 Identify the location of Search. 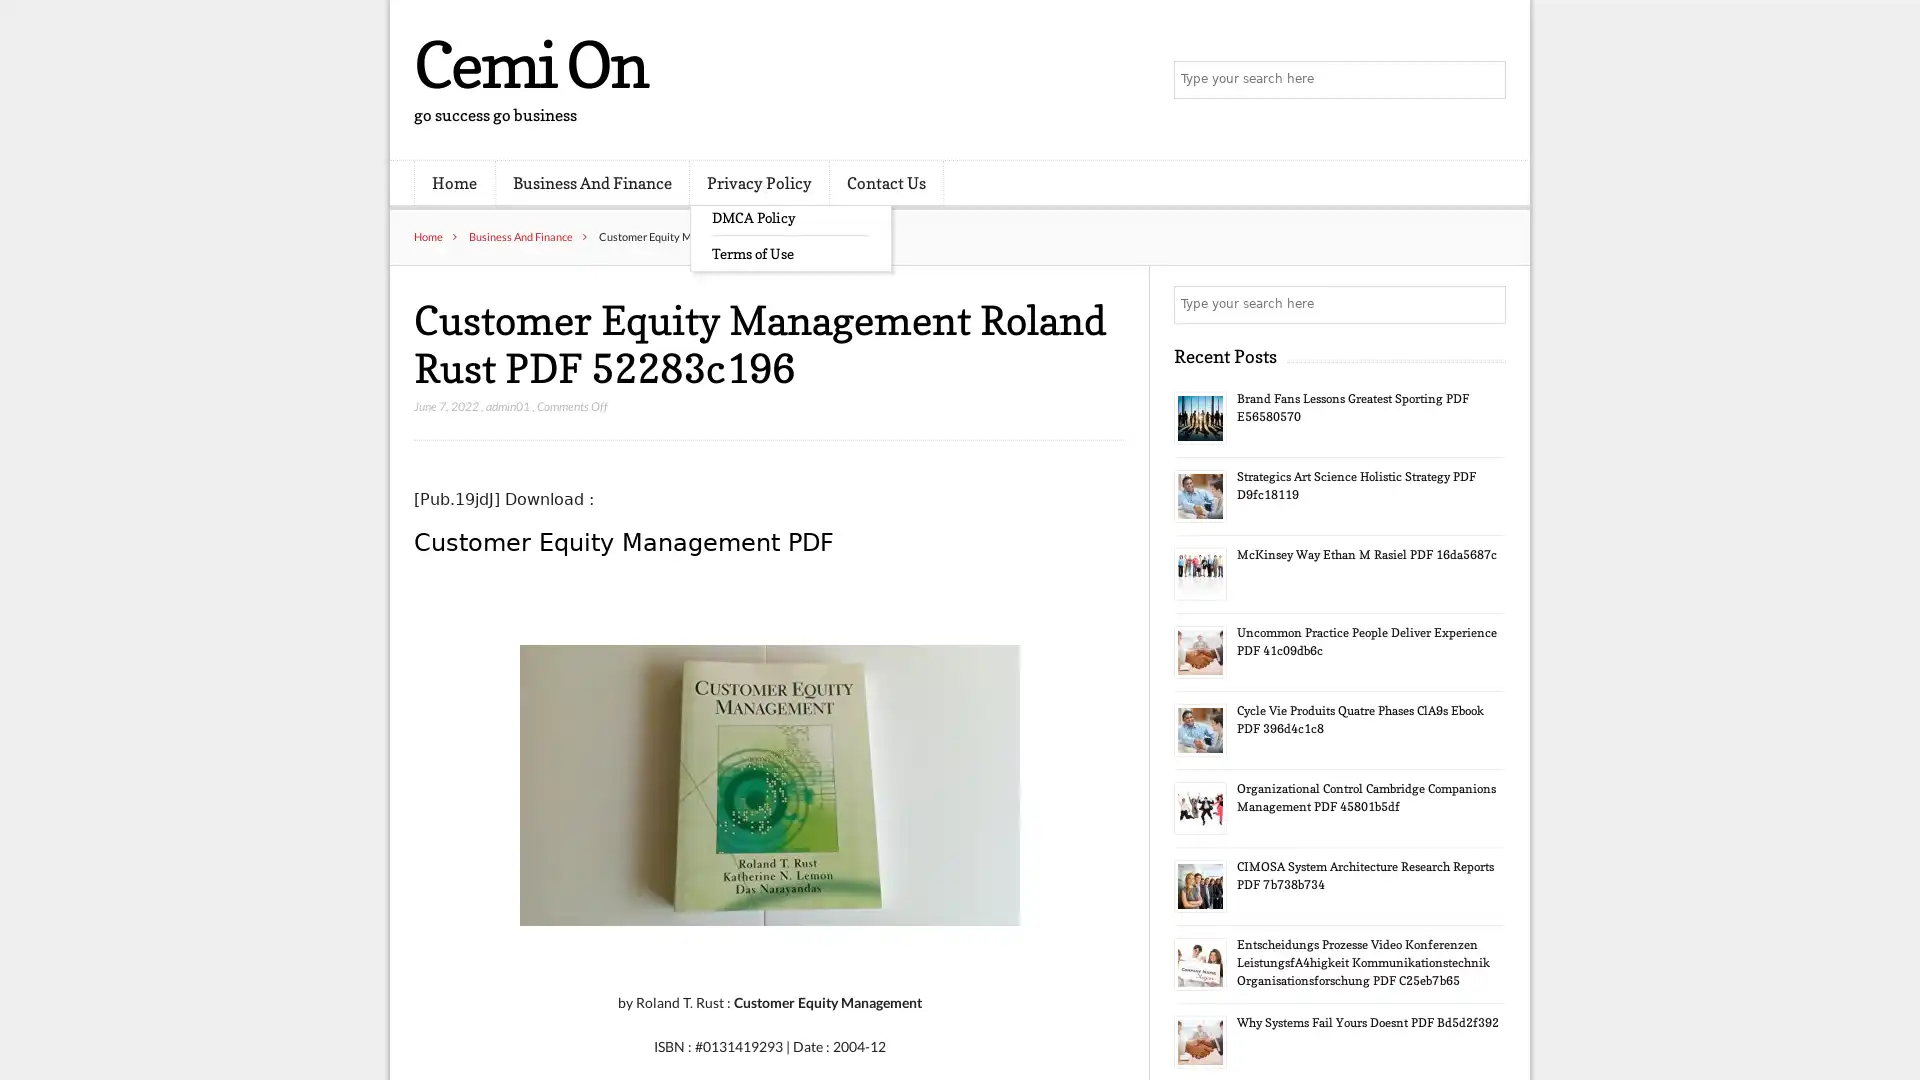
(1485, 304).